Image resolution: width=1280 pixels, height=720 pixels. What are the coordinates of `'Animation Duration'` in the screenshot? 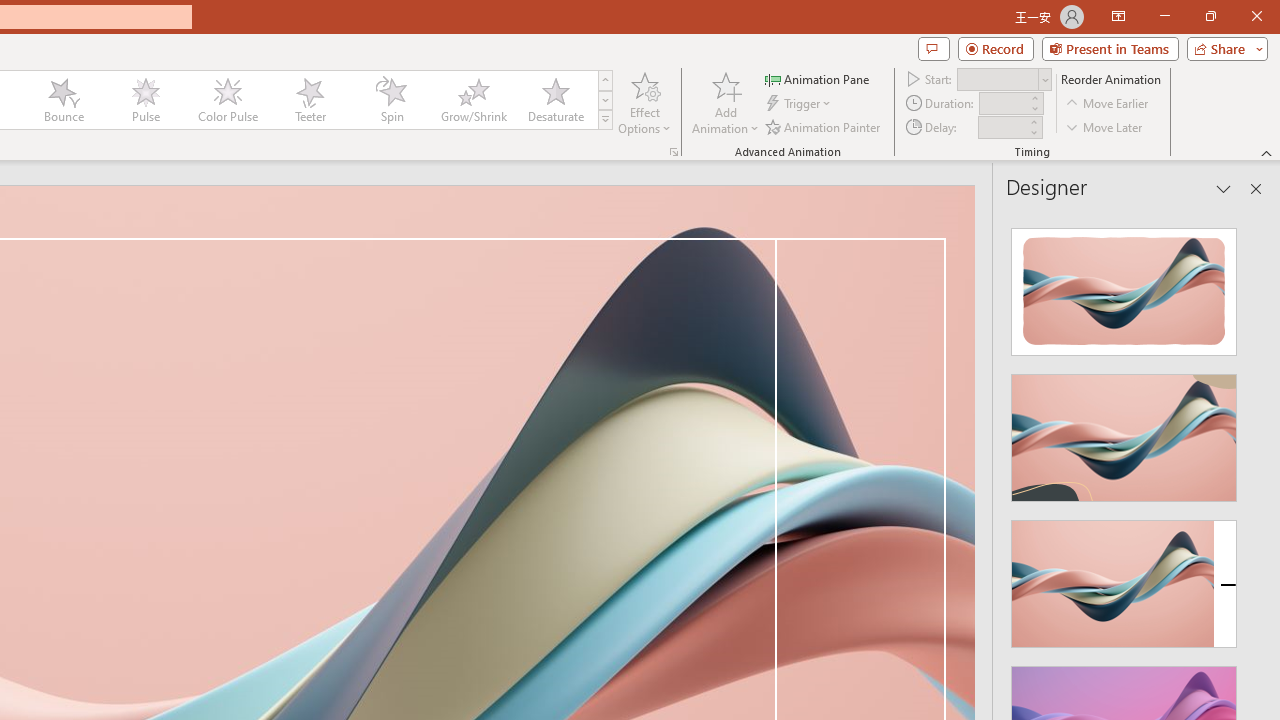 It's located at (1003, 103).